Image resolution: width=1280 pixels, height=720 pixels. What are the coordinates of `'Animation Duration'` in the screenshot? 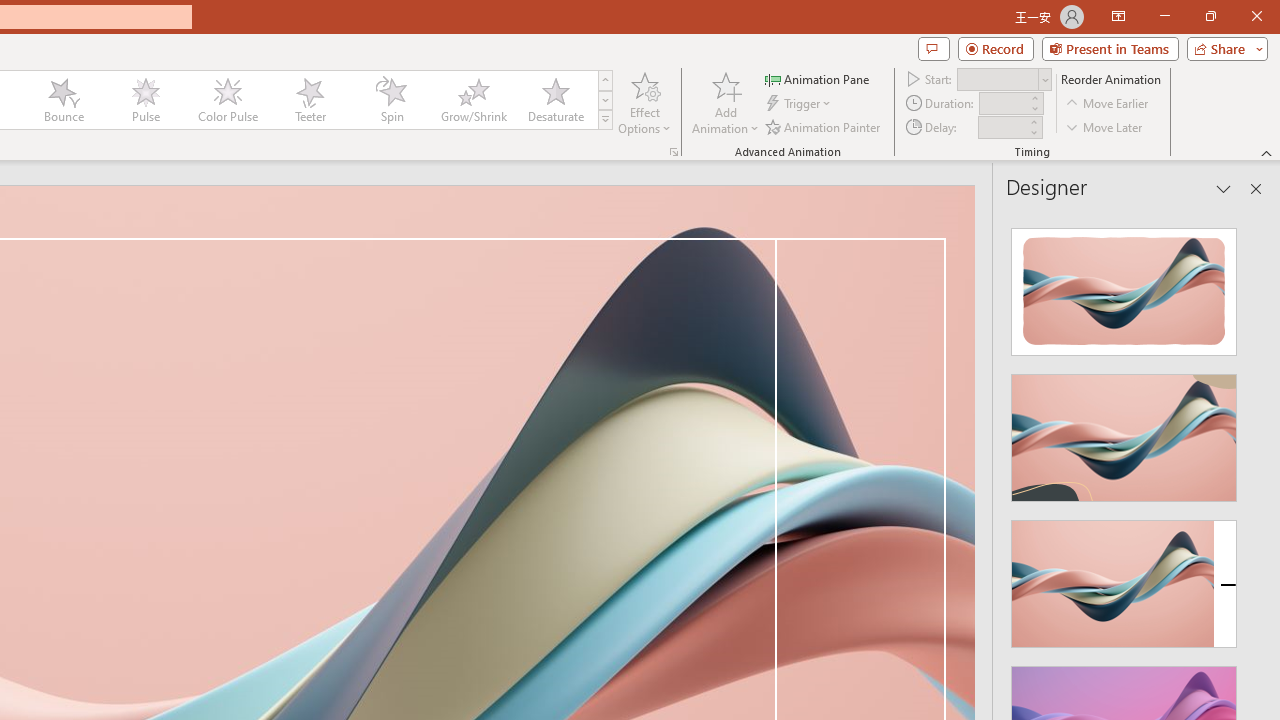 It's located at (1003, 103).